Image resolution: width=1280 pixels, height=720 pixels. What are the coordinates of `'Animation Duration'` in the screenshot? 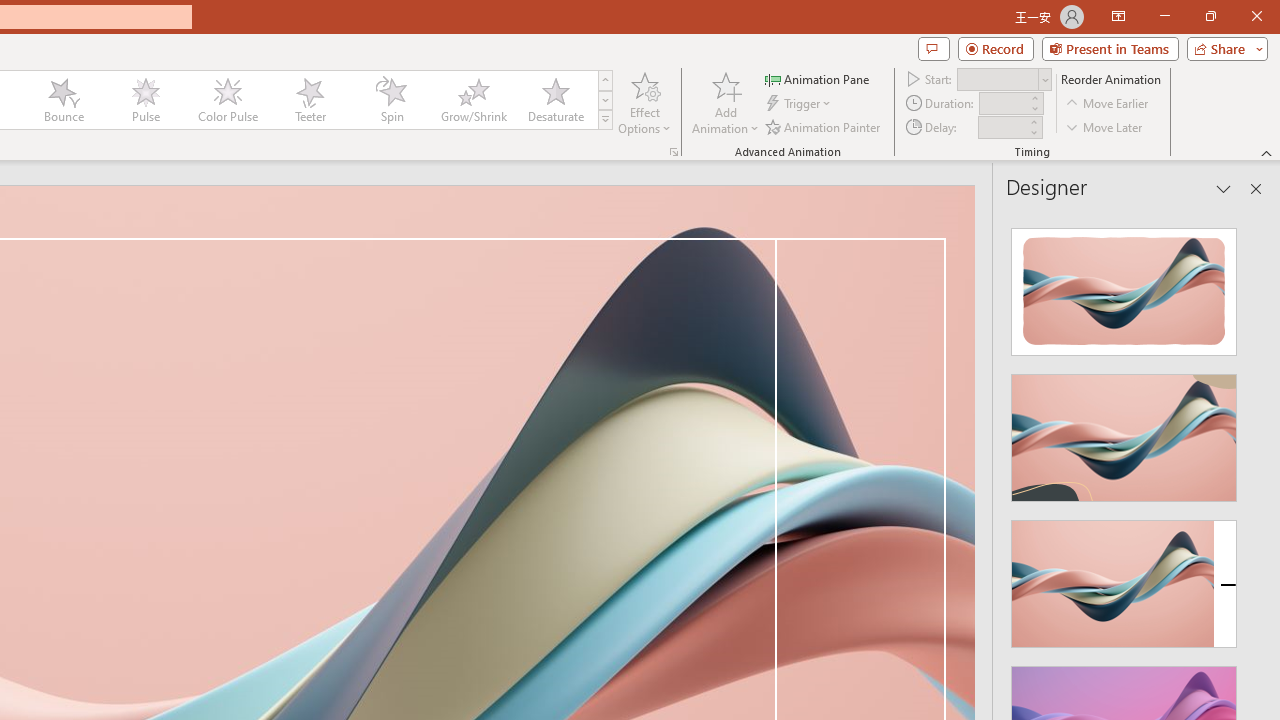 It's located at (1003, 103).